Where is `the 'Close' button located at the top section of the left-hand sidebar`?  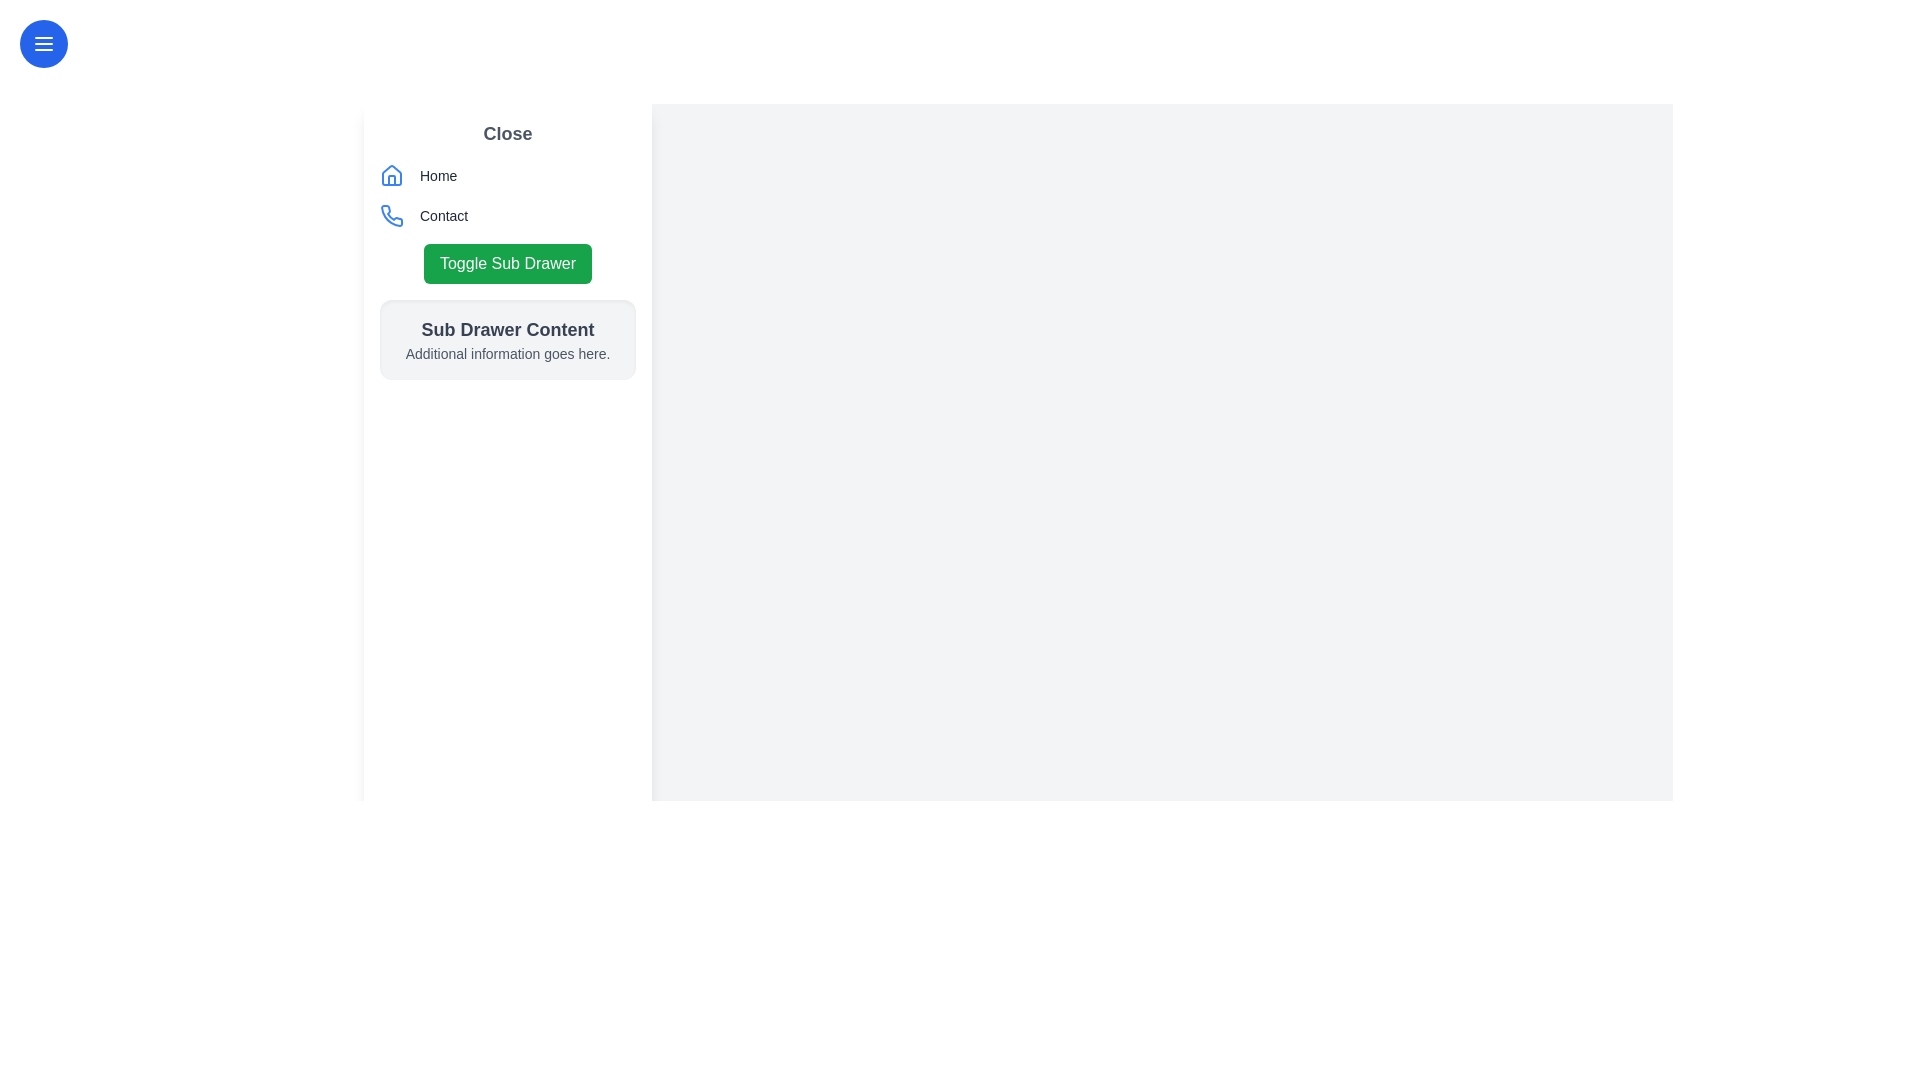
the 'Close' button located at the top section of the left-hand sidebar is located at coordinates (508, 134).